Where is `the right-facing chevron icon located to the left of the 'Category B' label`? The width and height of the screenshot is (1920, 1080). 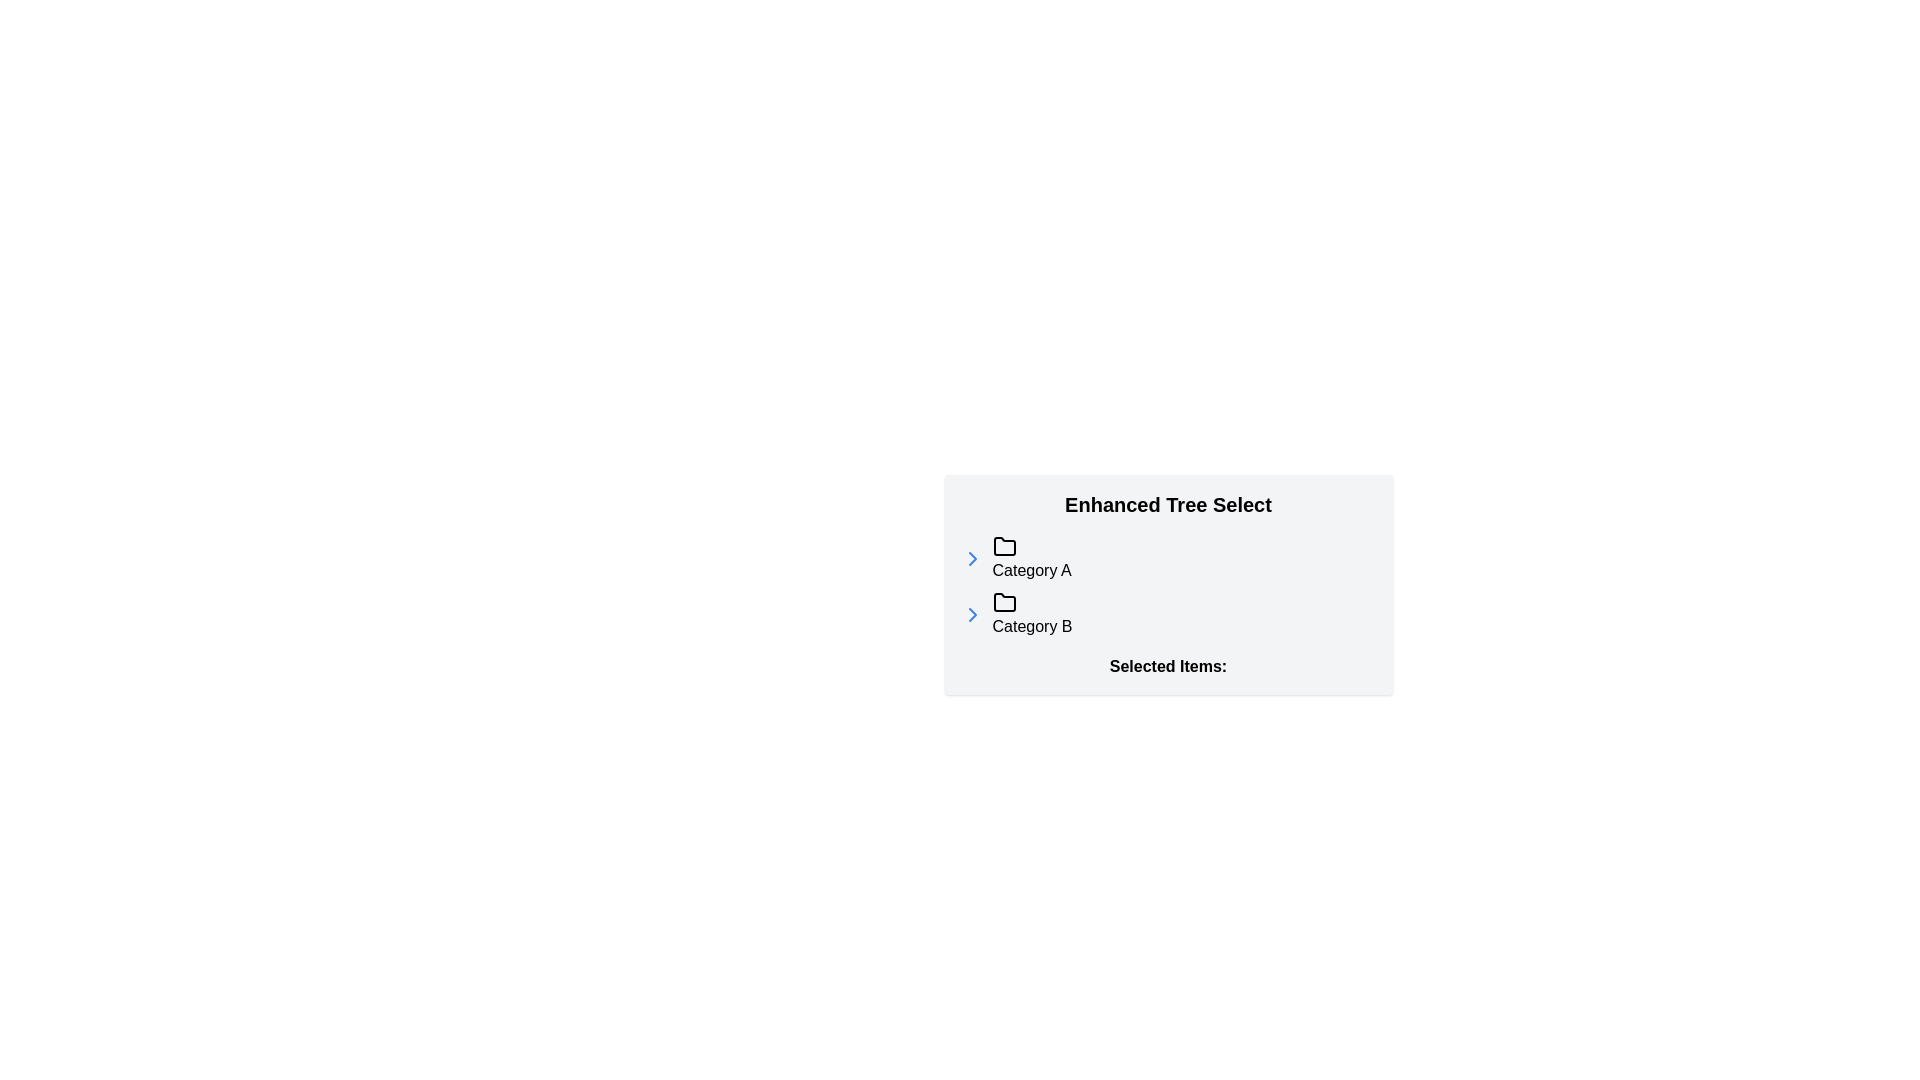
the right-facing chevron icon located to the left of the 'Category B' label is located at coordinates (972, 559).